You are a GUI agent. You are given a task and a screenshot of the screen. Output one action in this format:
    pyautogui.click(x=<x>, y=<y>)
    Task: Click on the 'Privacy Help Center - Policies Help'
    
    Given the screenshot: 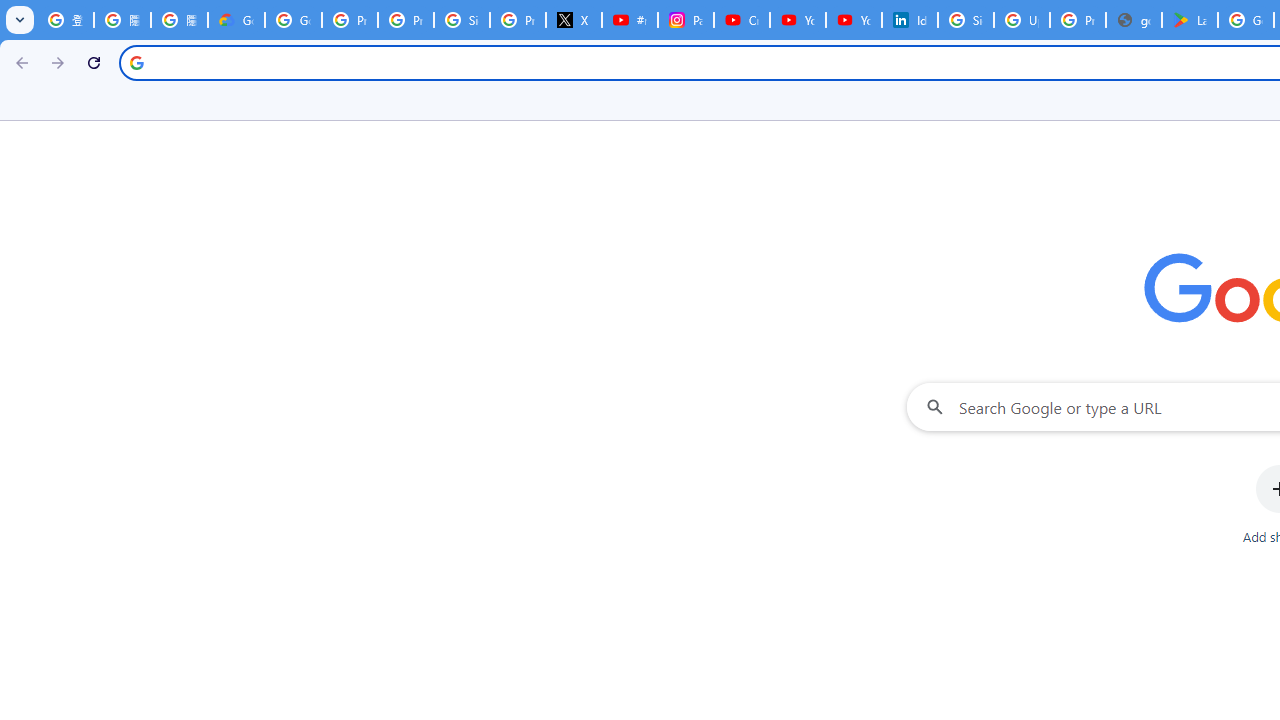 What is the action you would take?
    pyautogui.click(x=404, y=20)
    